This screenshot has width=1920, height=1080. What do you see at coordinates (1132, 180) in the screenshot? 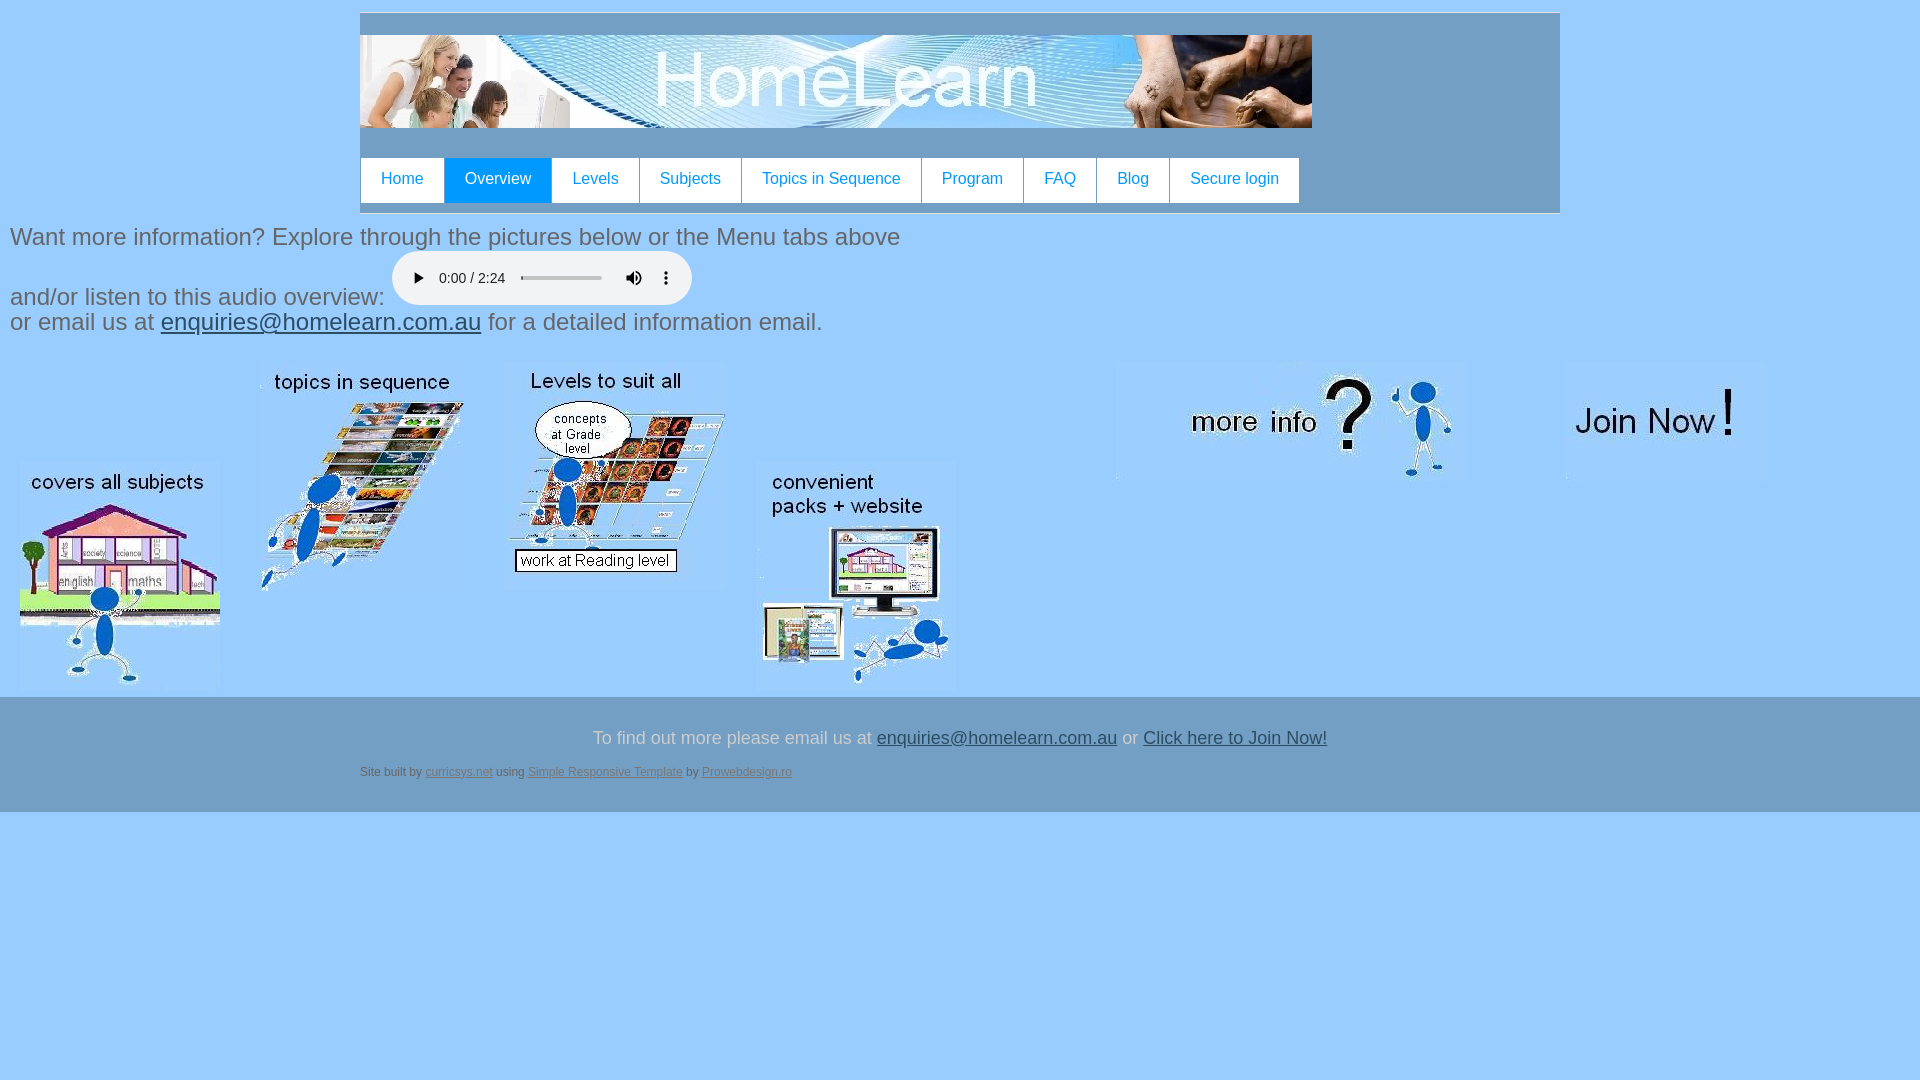
I see `'Blog'` at bounding box center [1132, 180].